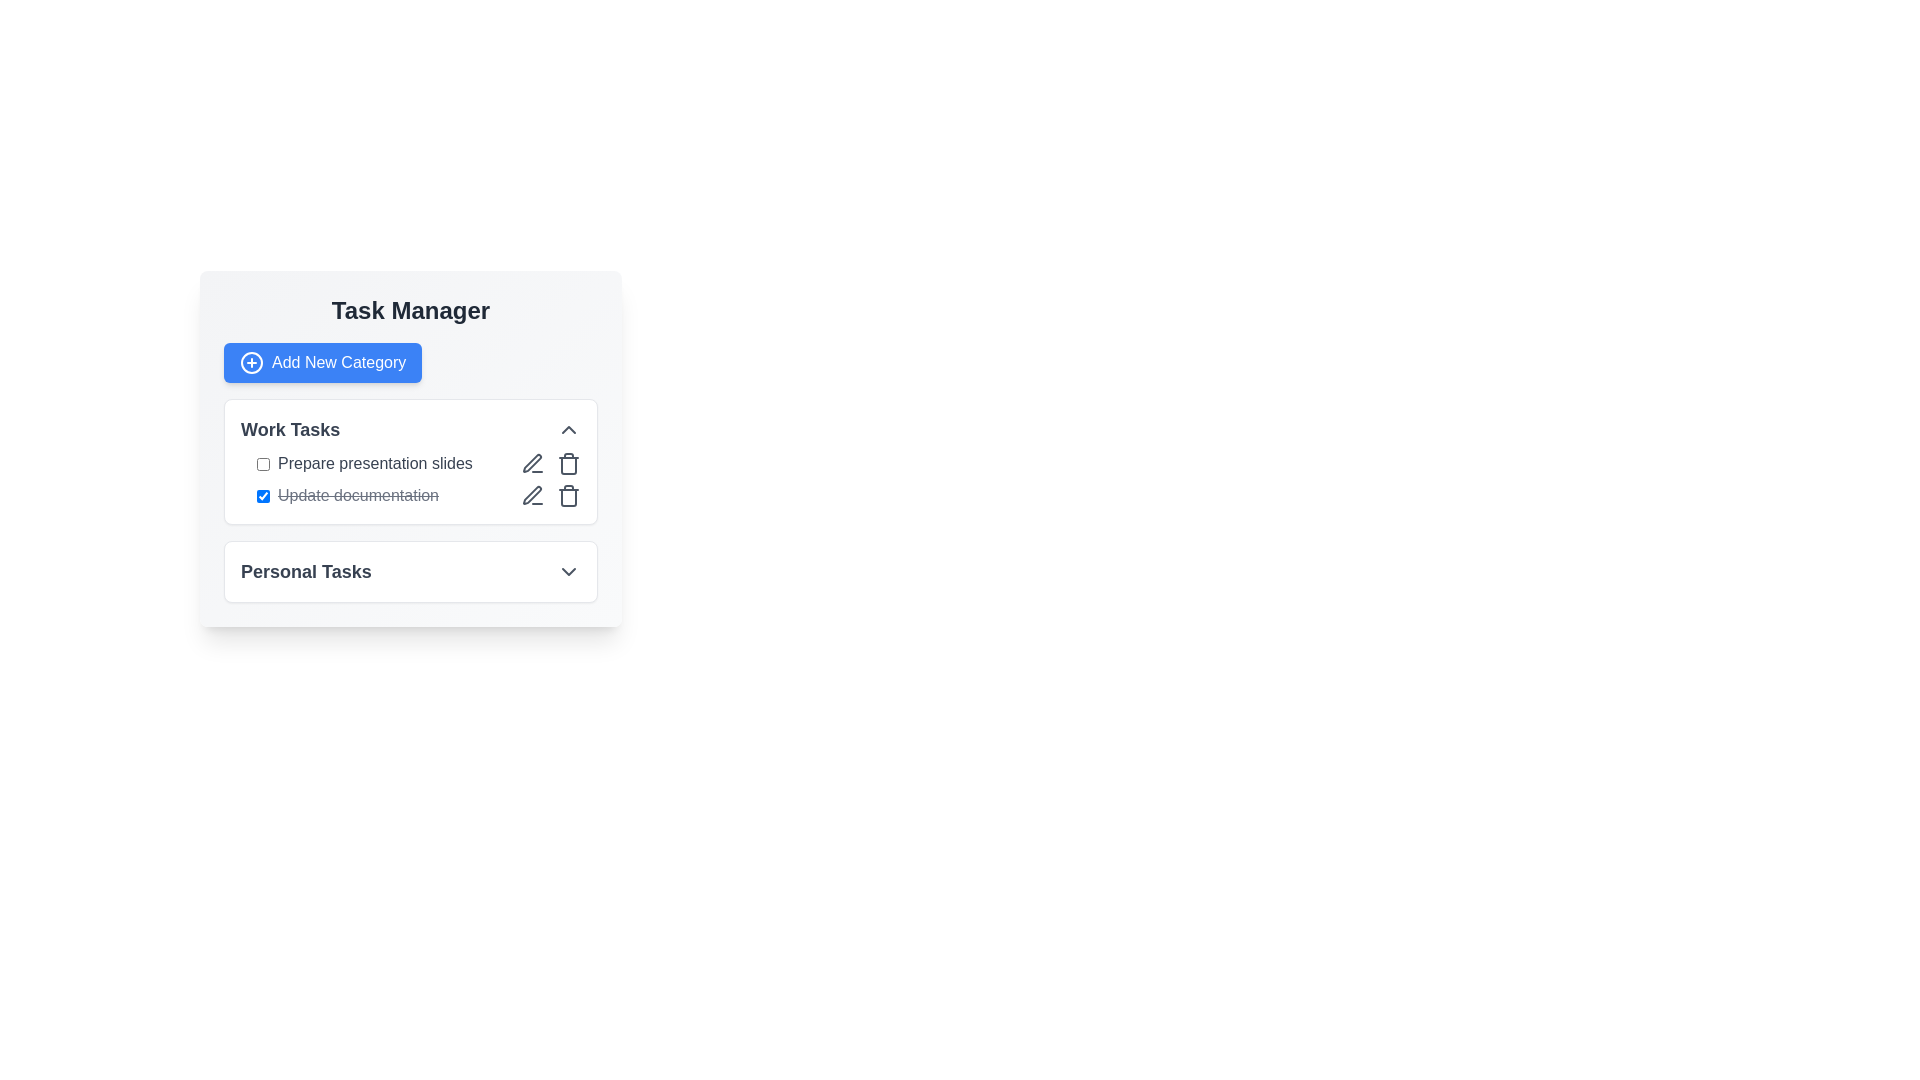 This screenshot has height=1080, width=1920. Describe the element at coordinates (568, 463) in the screenshot. I see `the Trash icon button, which is a minimalist line art design located in the 'Work Tasks' section, to change its color to red` at that location.